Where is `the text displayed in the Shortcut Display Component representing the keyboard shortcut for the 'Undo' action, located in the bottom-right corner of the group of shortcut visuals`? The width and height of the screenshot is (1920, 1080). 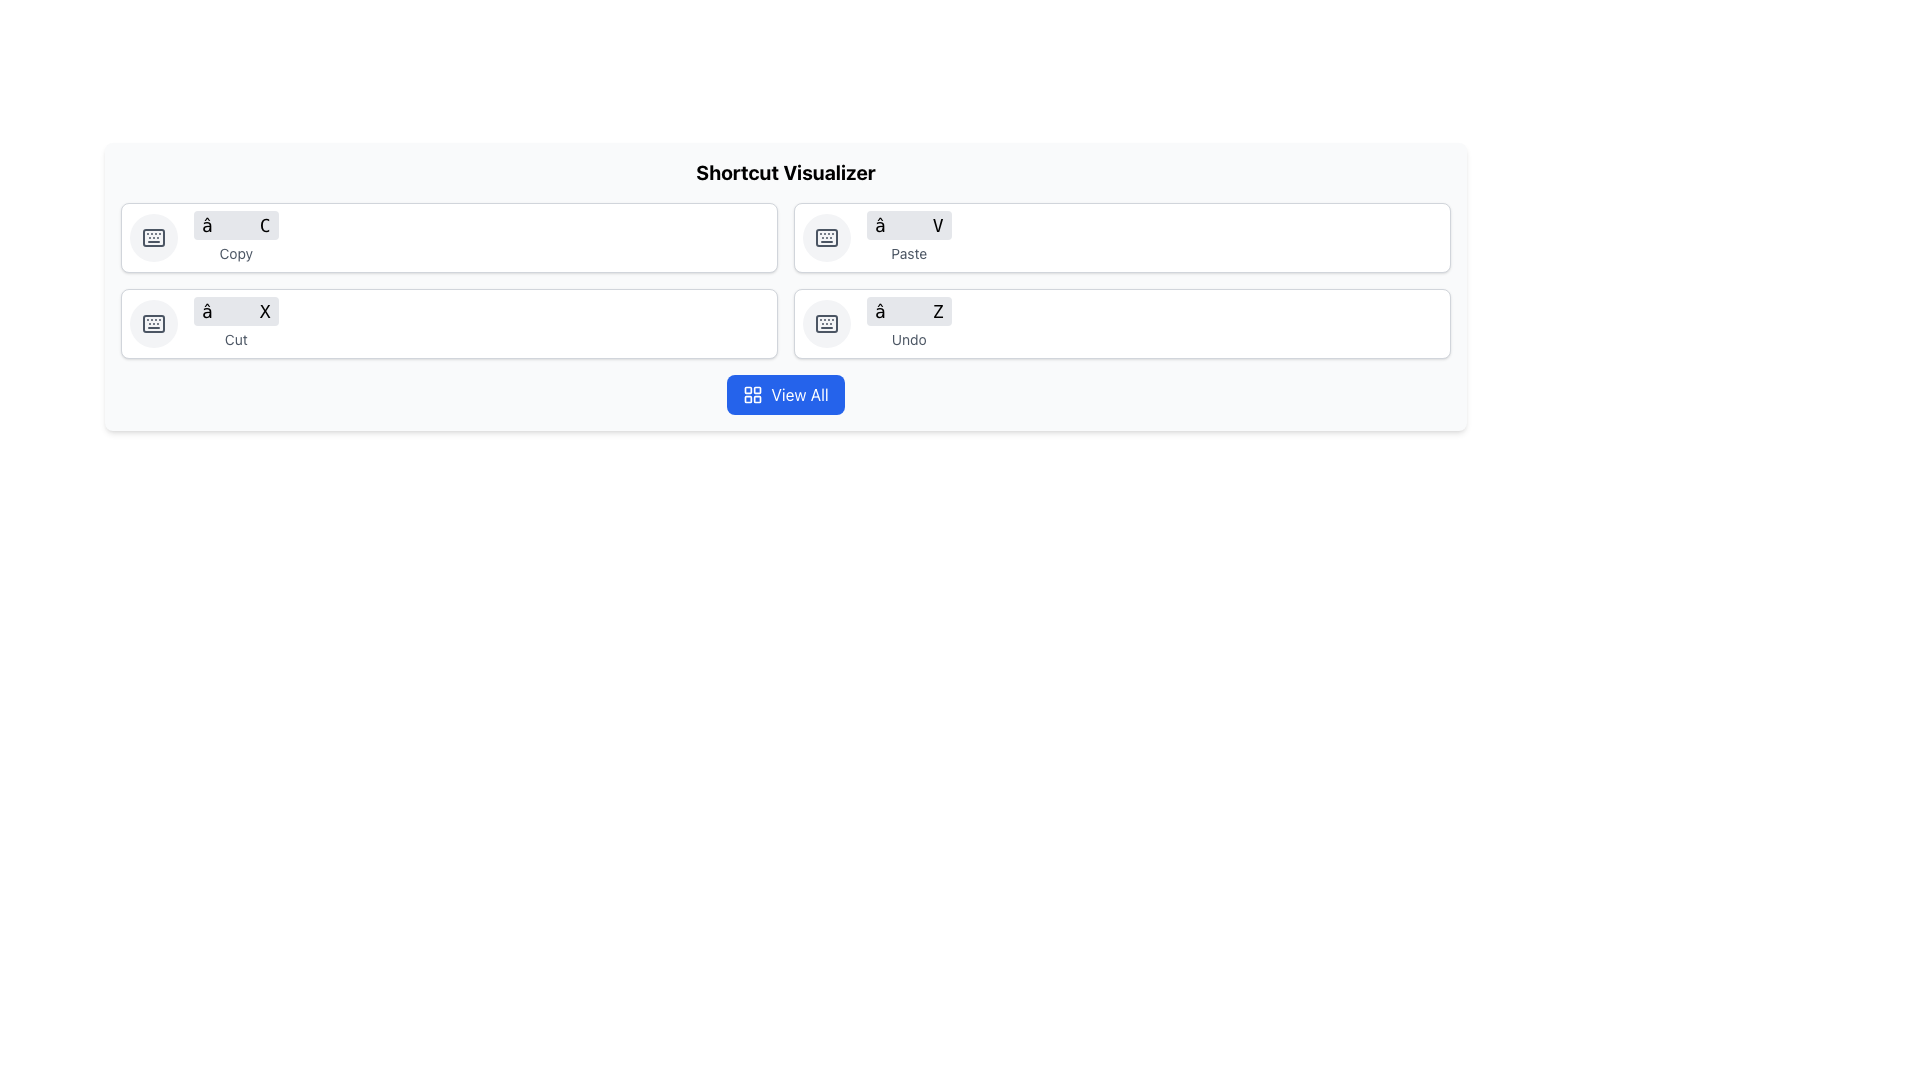
the text displayed in the Shortcut Display Component representing the keyboard shortcut for the 'Undo' action, located in the bottom-right corner of the group of shortcut visuals is located at coordinates (908, 323).